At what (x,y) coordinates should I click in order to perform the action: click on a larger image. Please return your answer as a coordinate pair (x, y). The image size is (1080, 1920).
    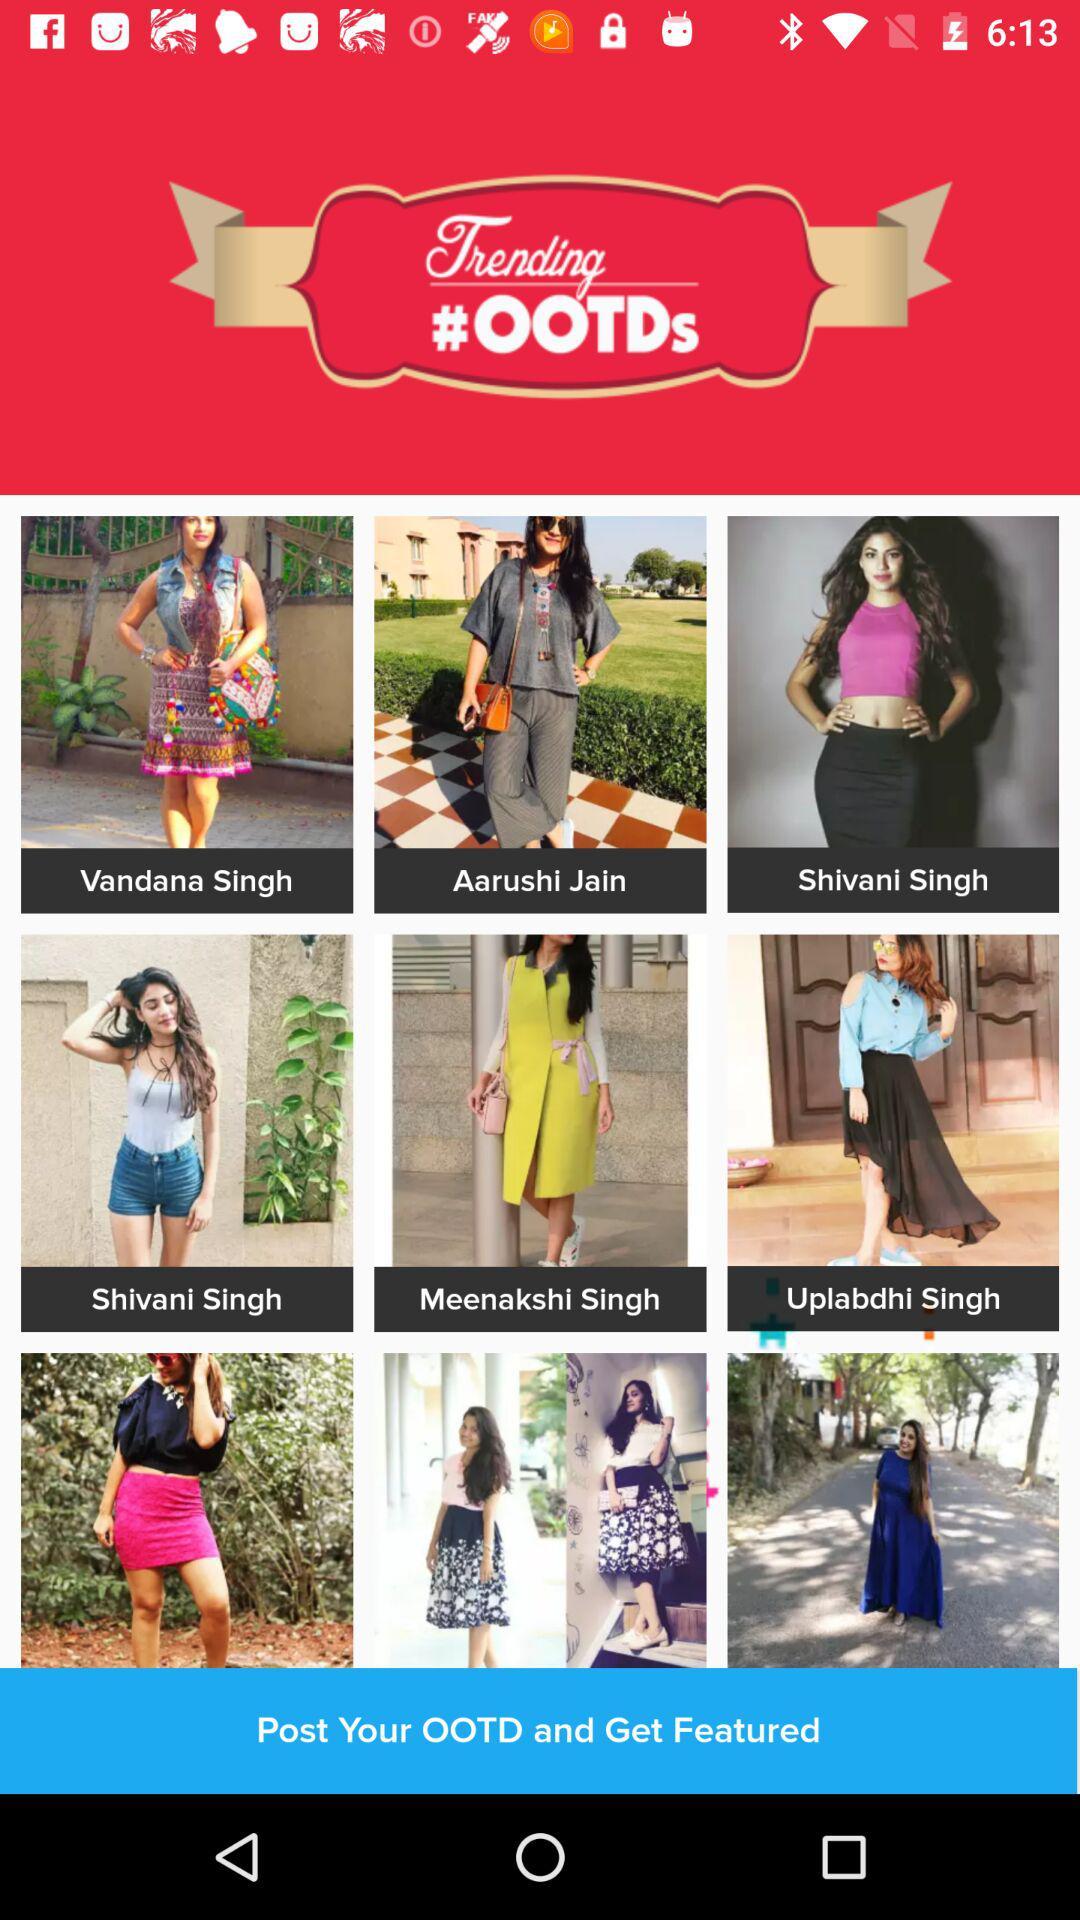
    Looking at the image, I should click on (187, 1099).